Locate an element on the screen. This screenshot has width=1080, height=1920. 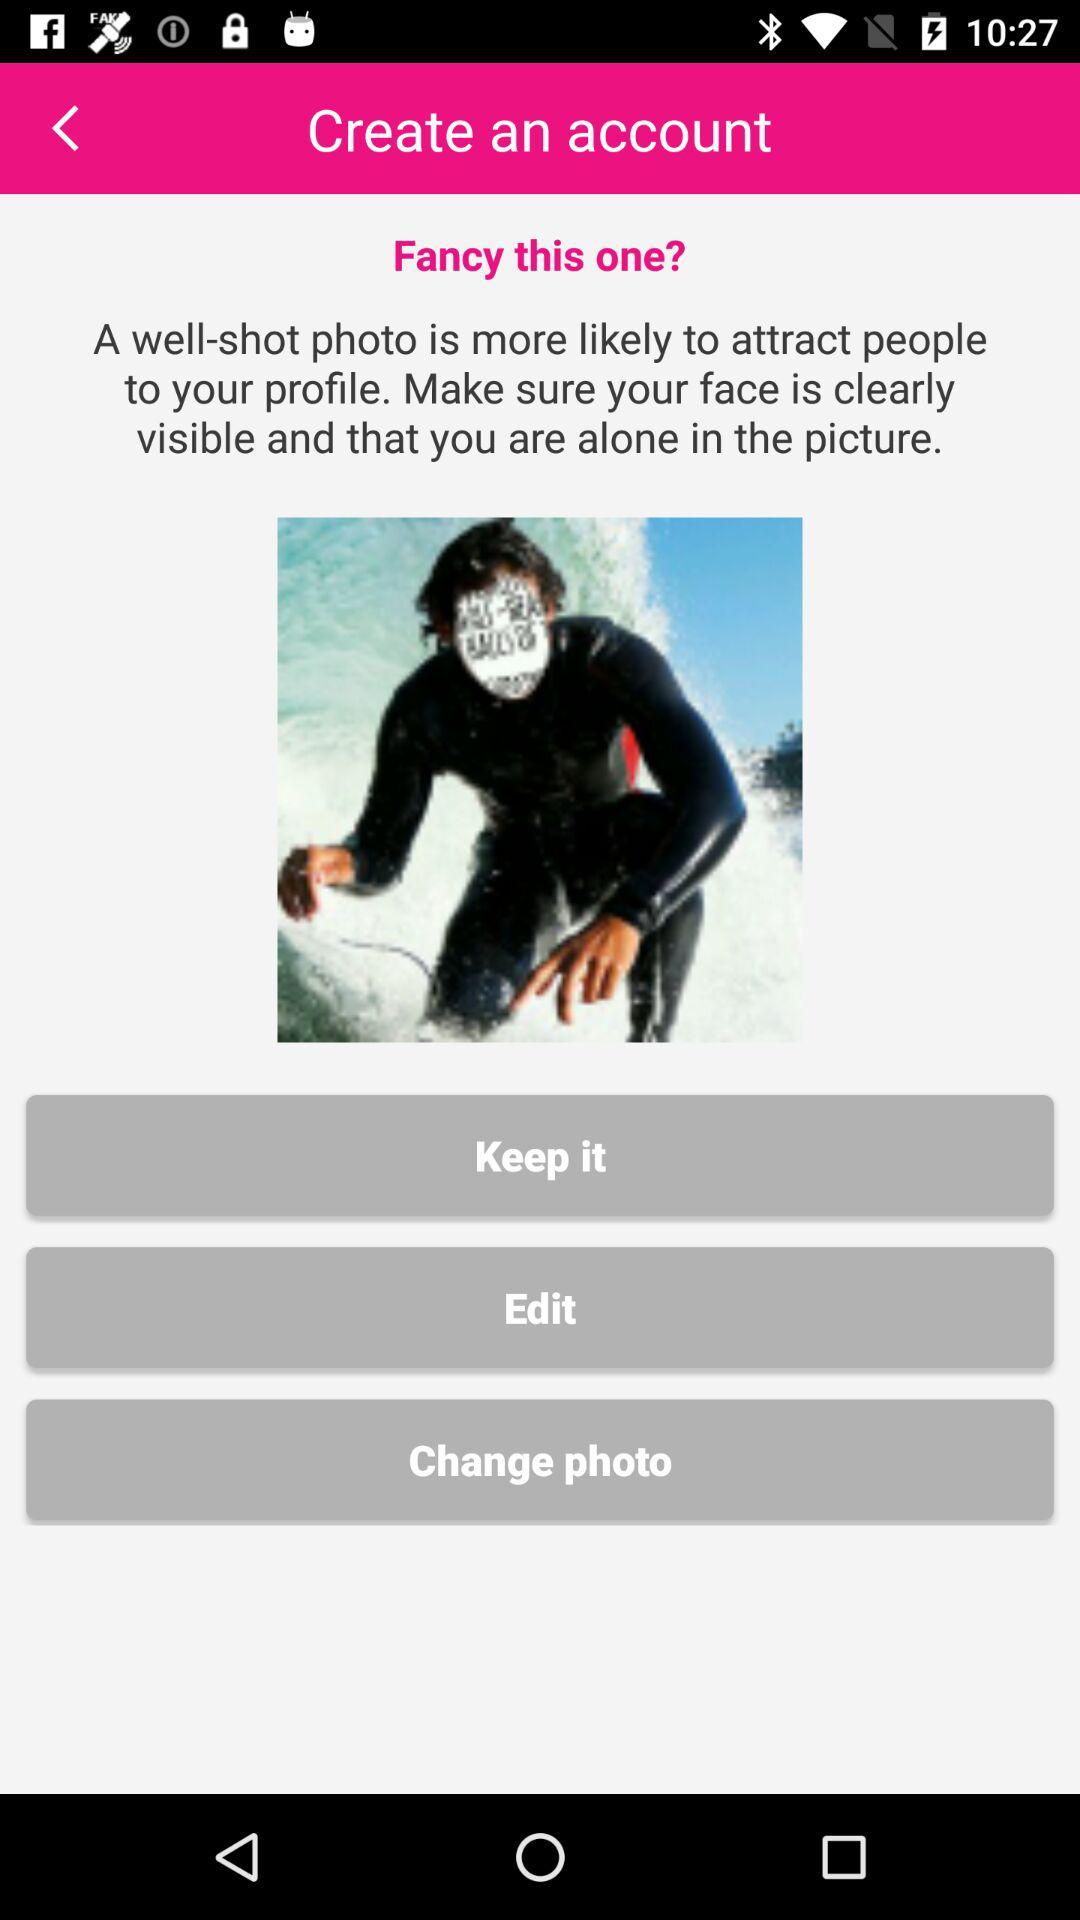
edit icon is located at coordinates (540, 1307).